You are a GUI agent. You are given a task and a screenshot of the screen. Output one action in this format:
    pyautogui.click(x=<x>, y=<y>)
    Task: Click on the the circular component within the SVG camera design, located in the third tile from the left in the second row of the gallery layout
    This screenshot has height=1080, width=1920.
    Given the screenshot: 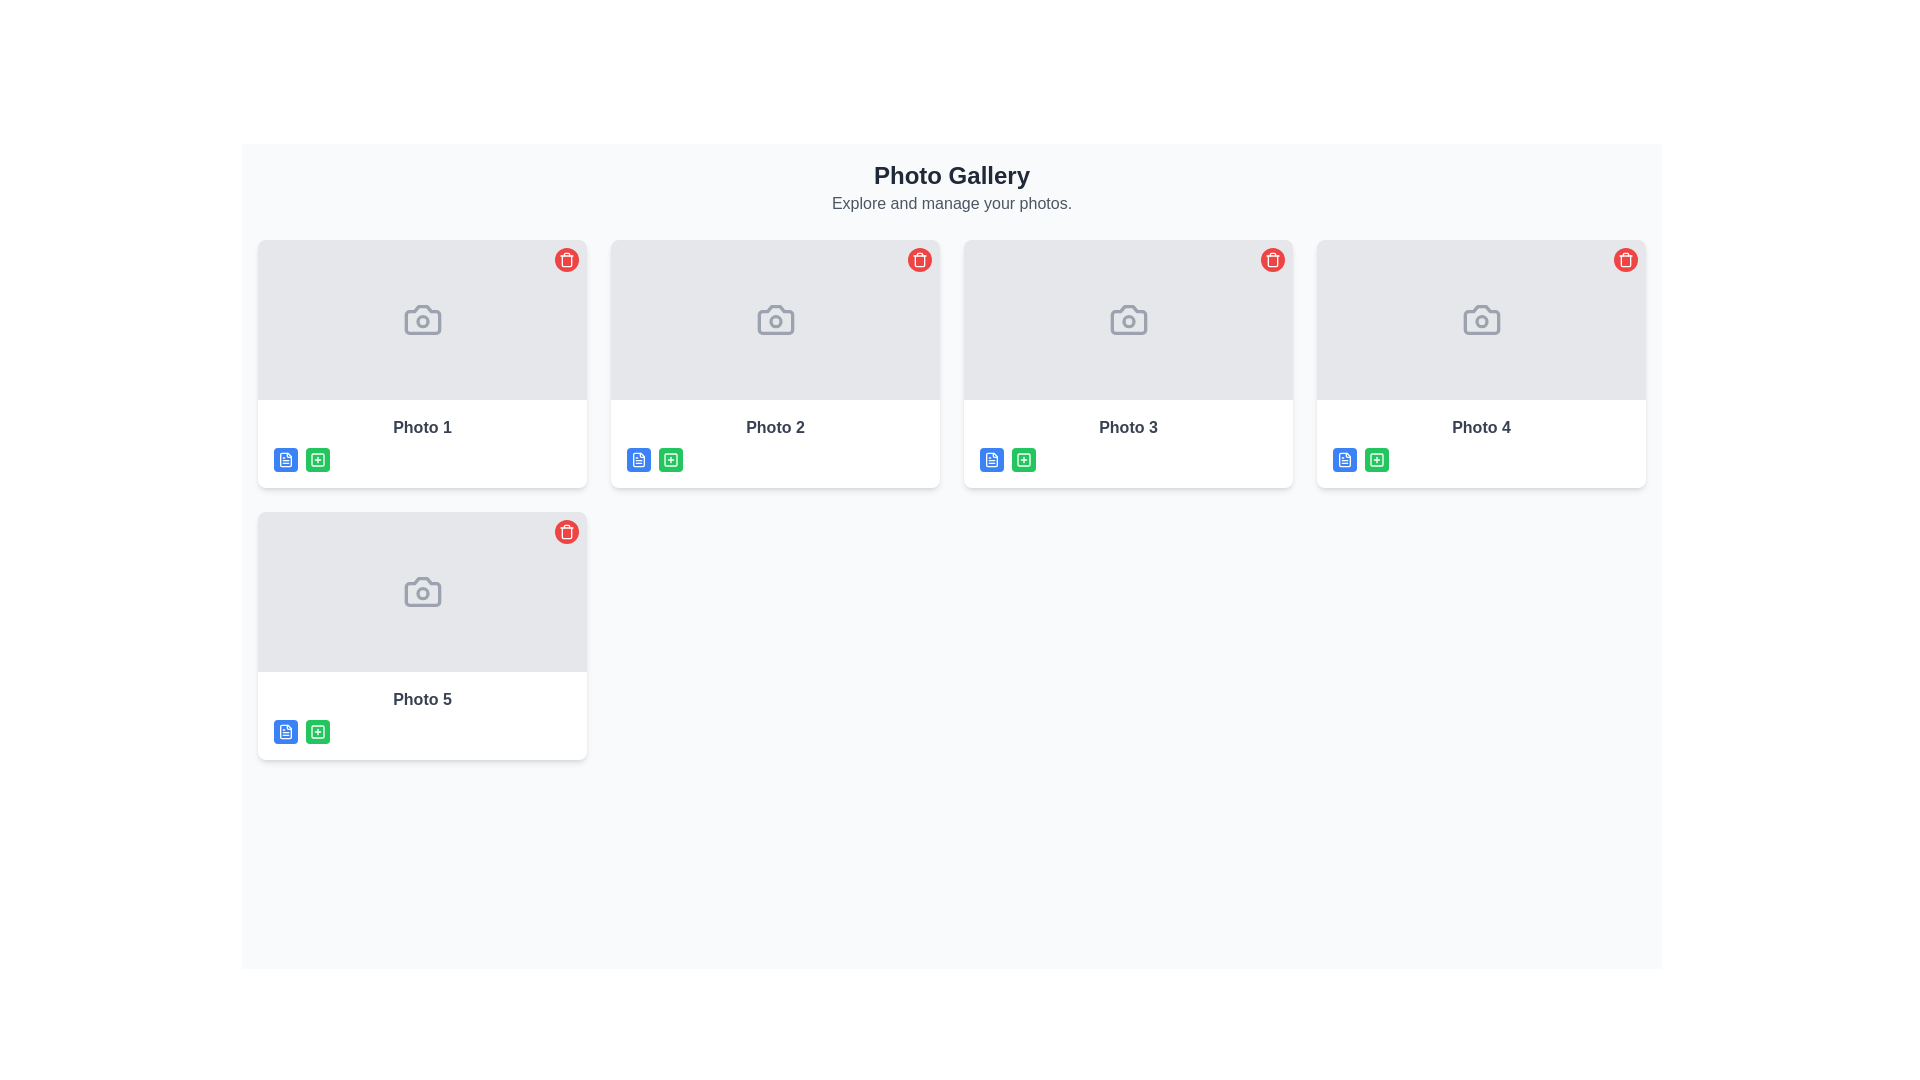 What is the action you would take?
    pyautogui.click(x=1128, y=320)
    